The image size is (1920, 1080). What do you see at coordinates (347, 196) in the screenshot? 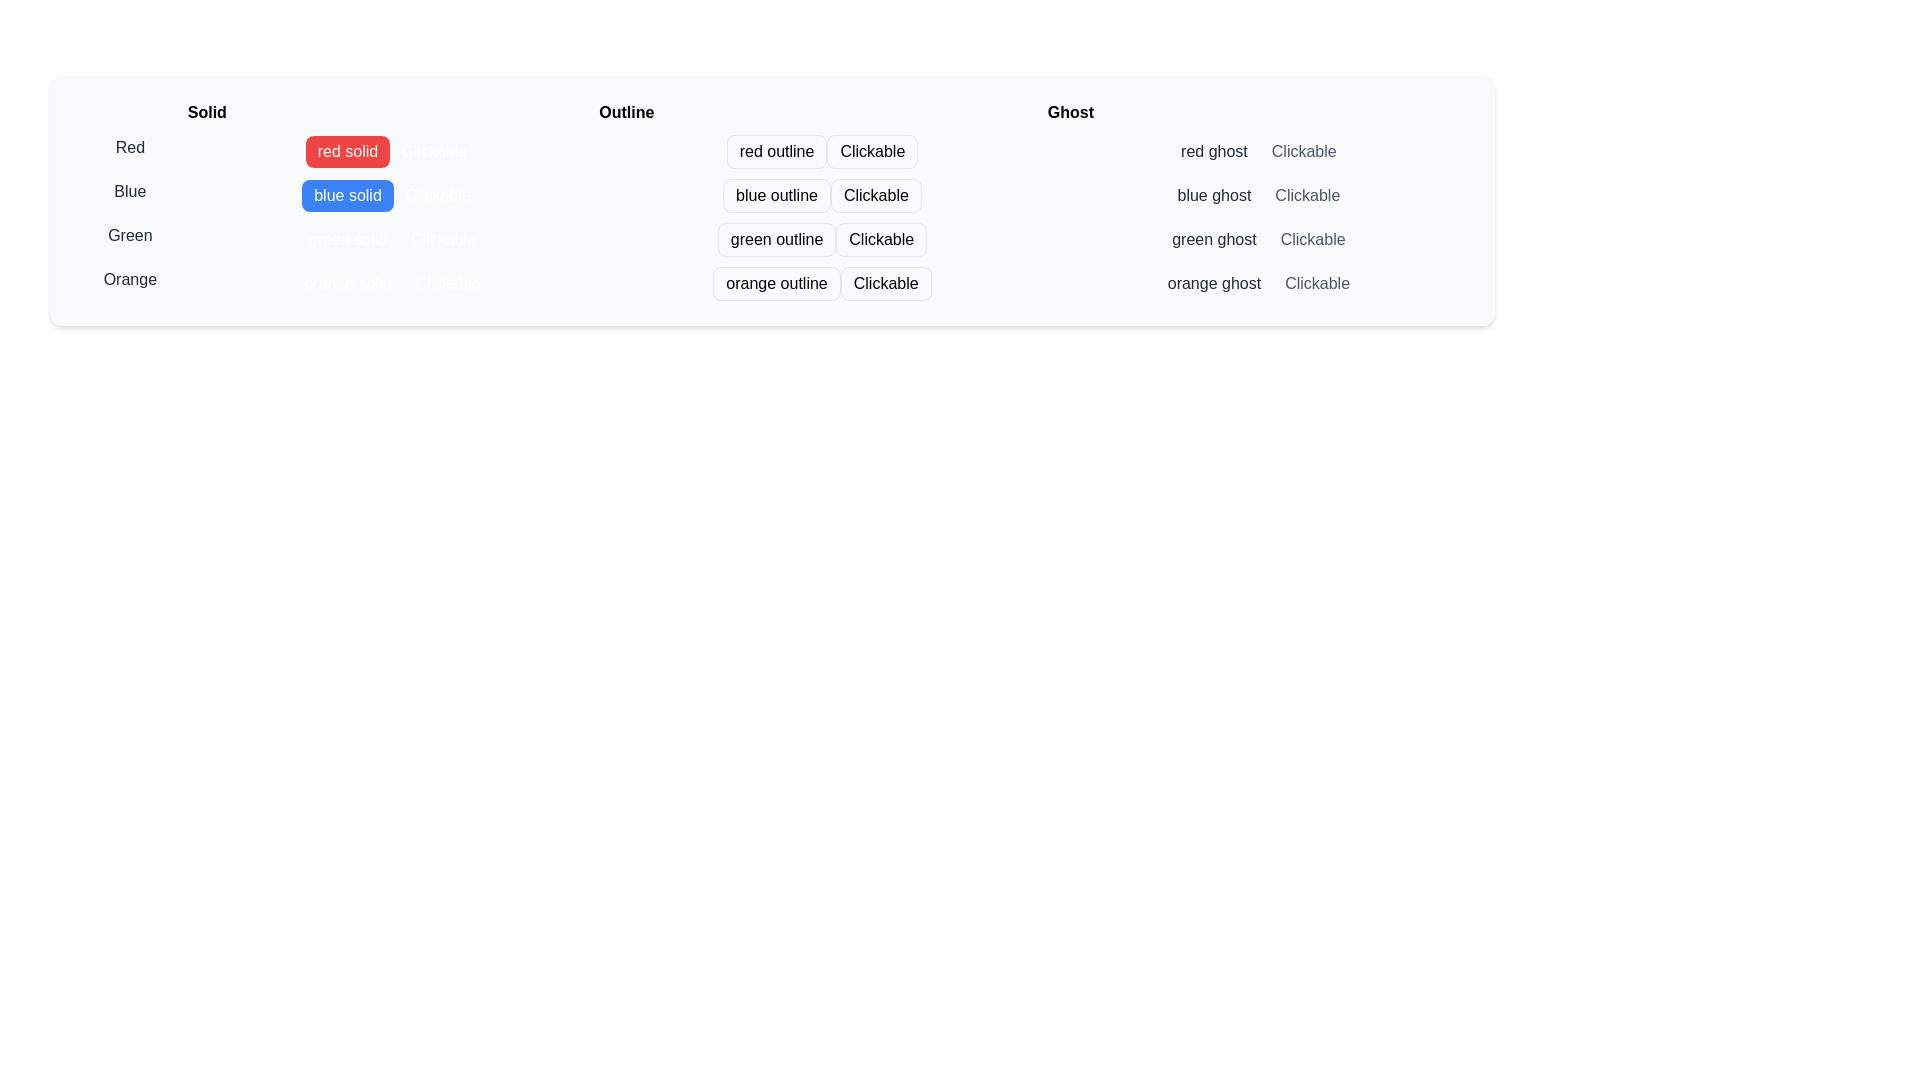
I see `the button labeled 'blue solid', which is the first button in the second row of the 'Solid' column` at bounding box center [347, 196].